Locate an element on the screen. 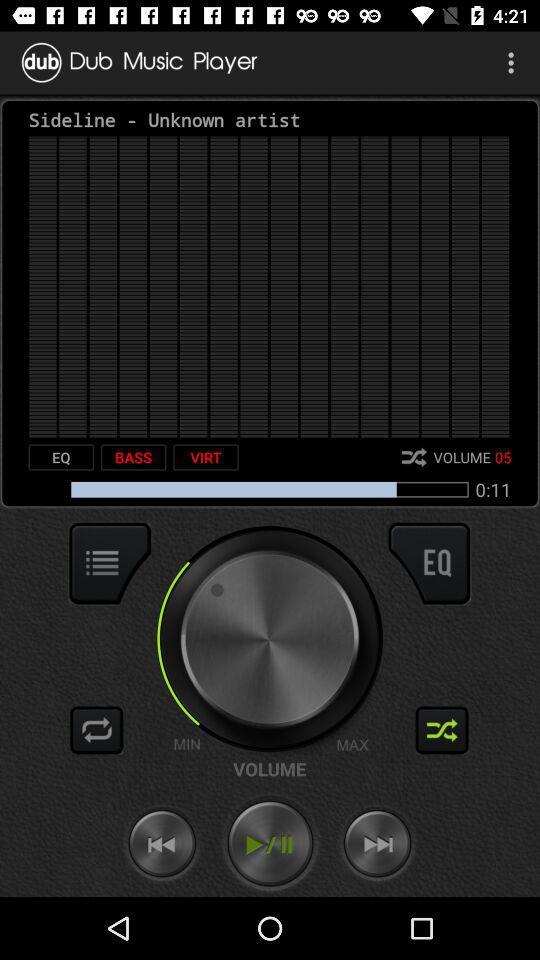 Image resolution: width=540 pixels, height=960 pixels. show the menu options is located at coordinates (110, 563).